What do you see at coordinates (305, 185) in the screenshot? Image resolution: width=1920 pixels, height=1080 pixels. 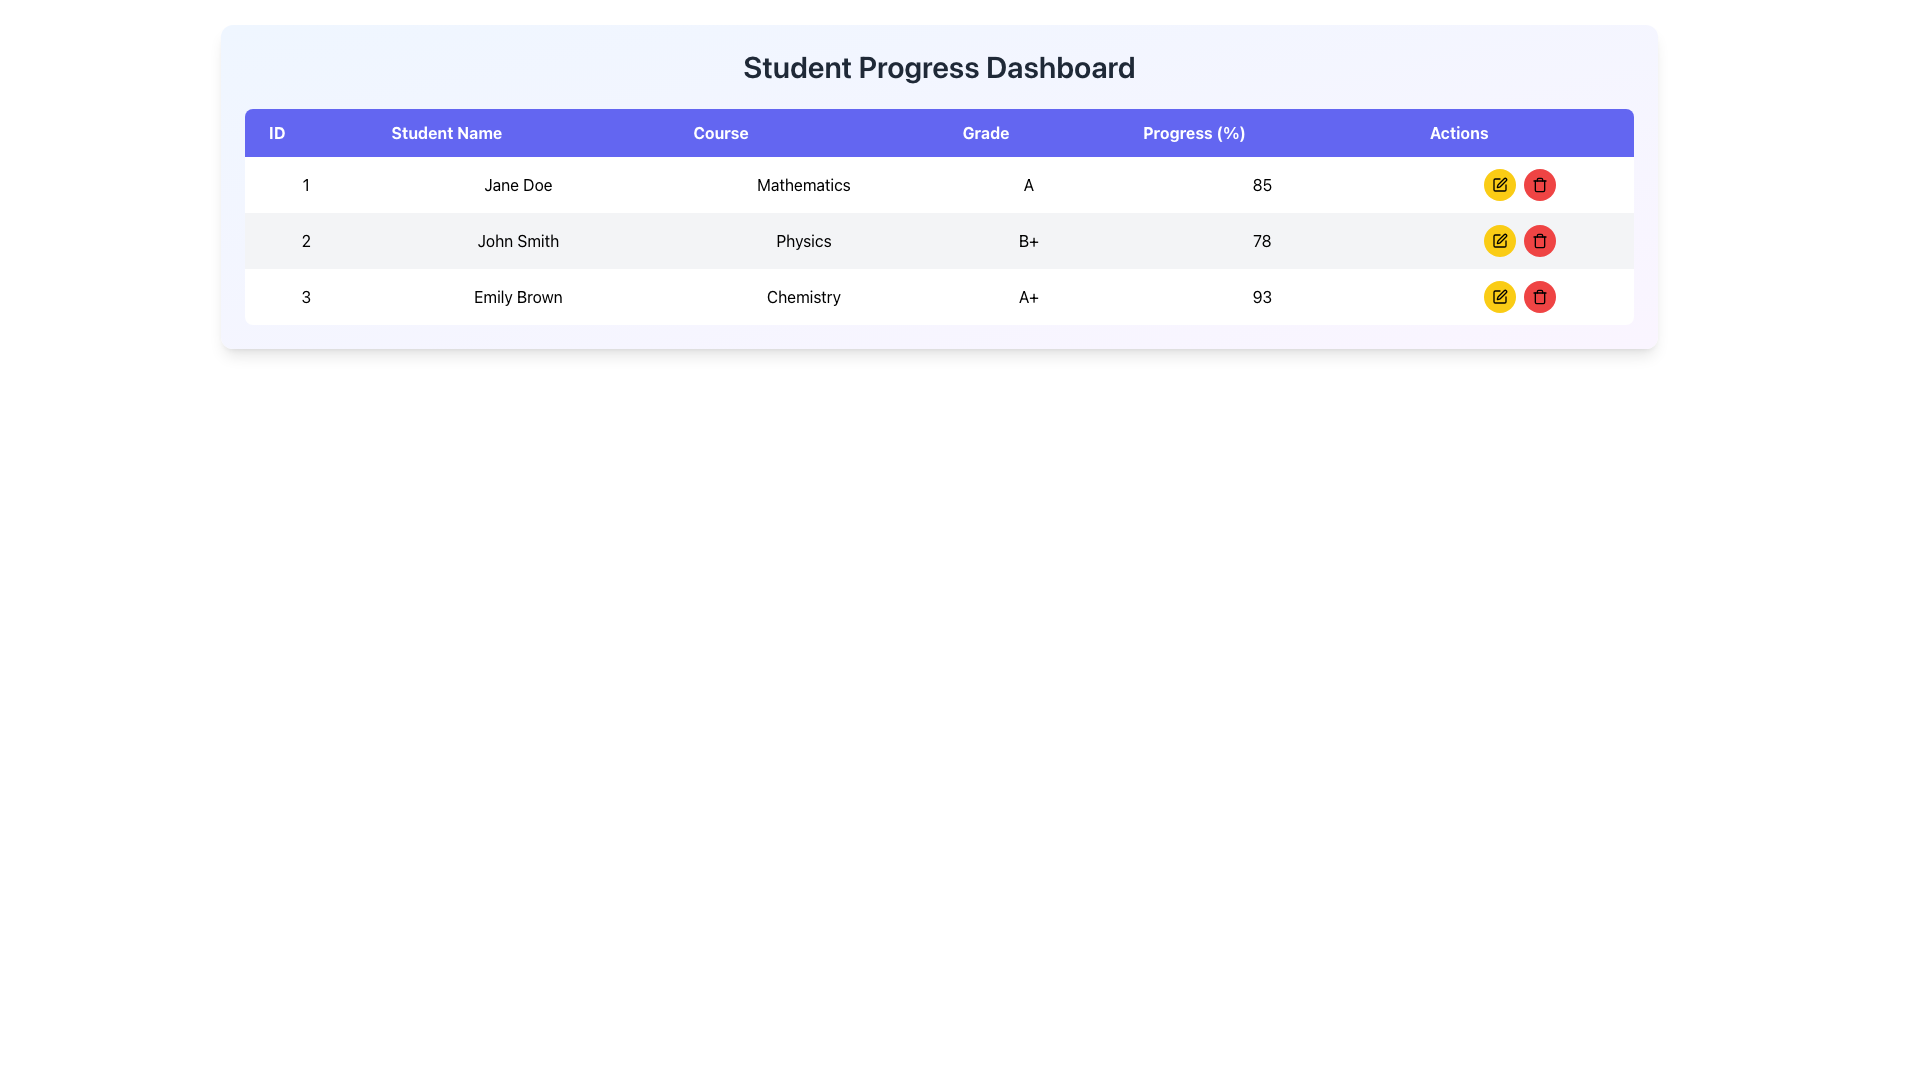 I see `the text label displaying the number '1' in the first cell of the table, located in the main content area below the 'Student Progress Dashboard' heading` at bounding box center [305, 185].